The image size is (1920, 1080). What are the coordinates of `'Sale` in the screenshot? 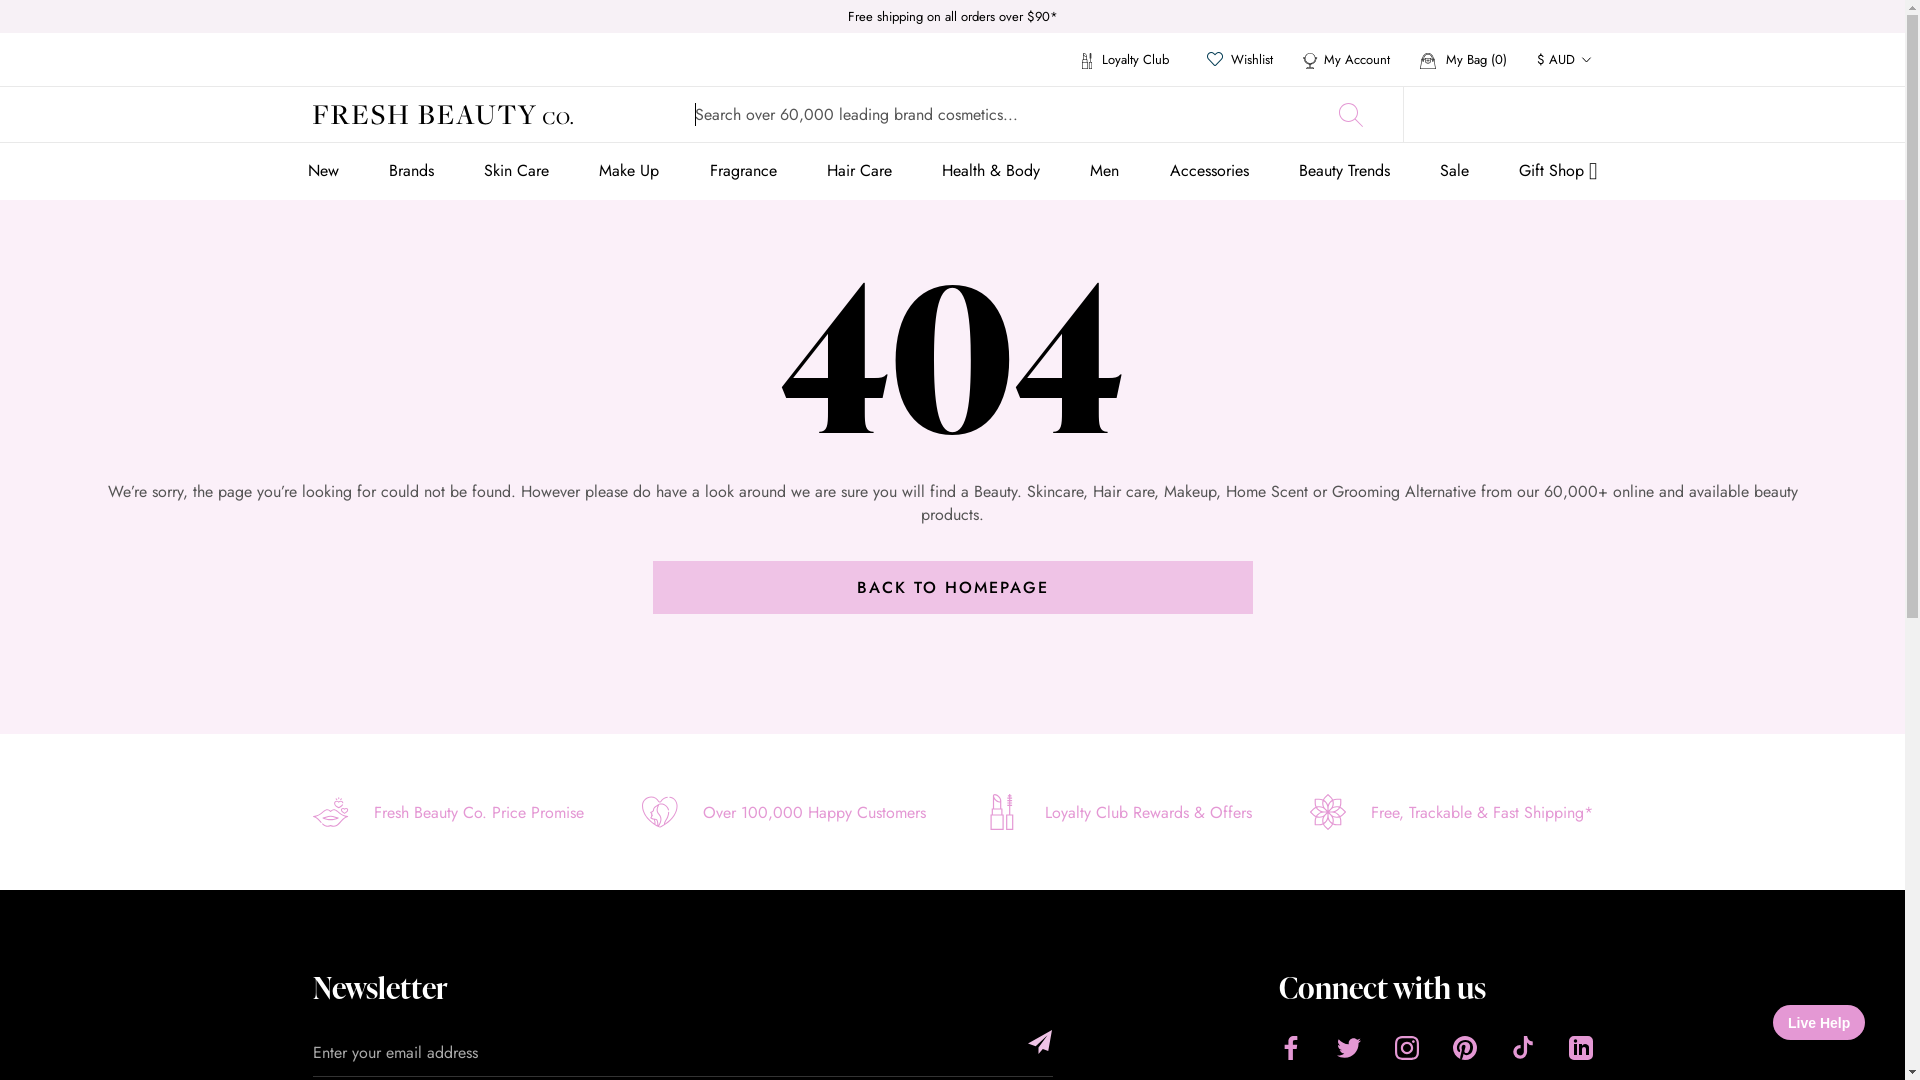 It's located at (1440, 169).